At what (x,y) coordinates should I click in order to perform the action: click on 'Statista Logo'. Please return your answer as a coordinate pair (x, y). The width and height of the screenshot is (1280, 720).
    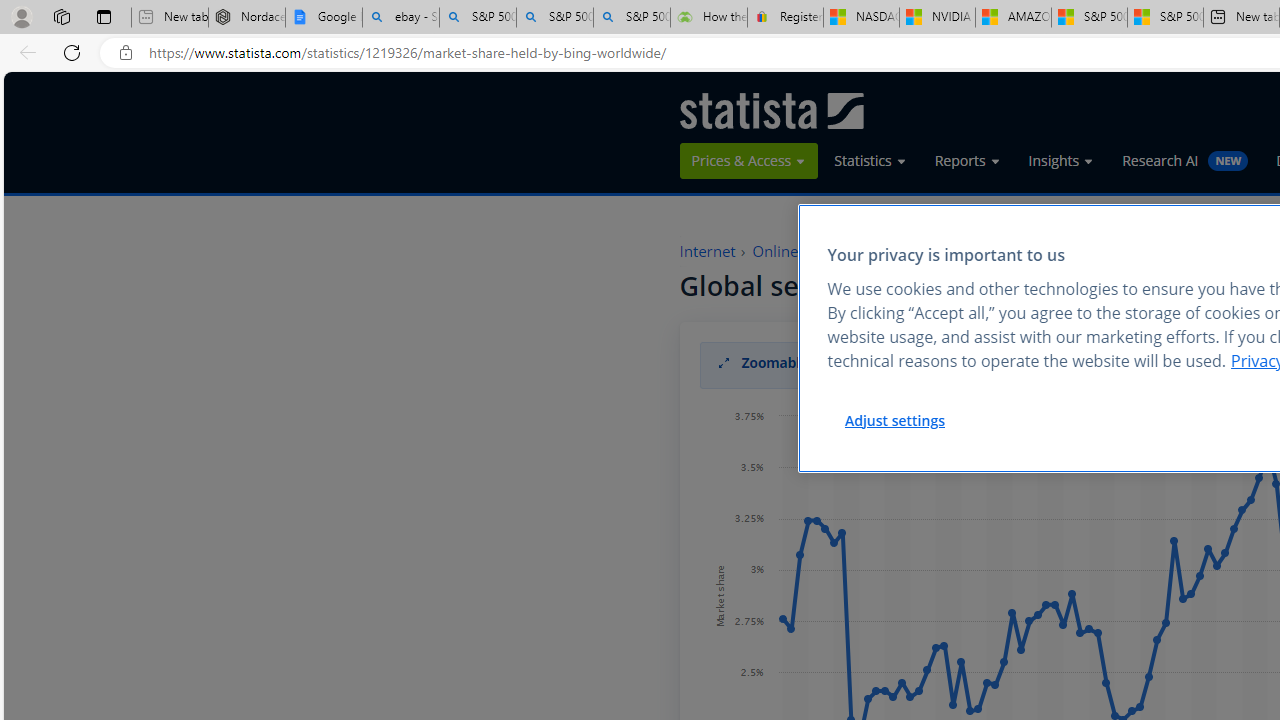
    Looking at the image, I should click on (770, 110).